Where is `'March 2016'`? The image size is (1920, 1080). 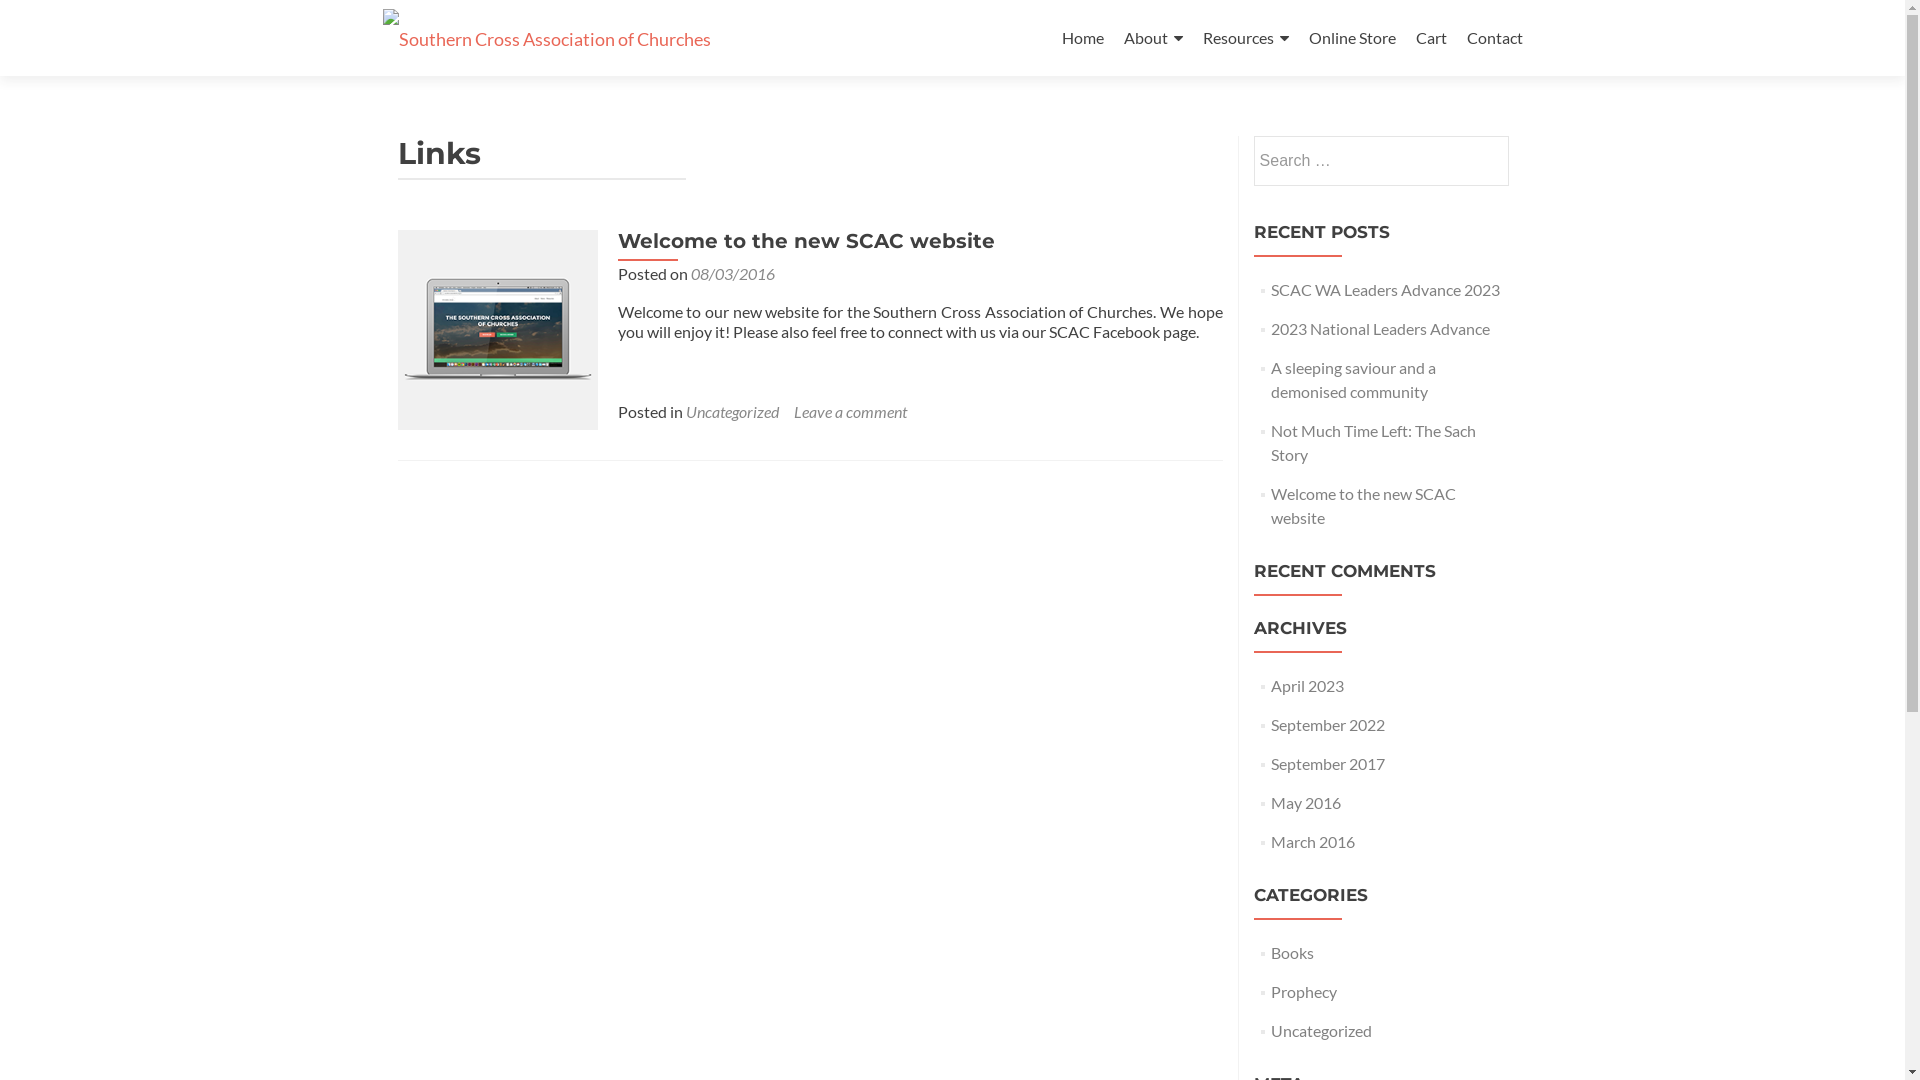 'March 2016' is located at coordinates (1313, 841).